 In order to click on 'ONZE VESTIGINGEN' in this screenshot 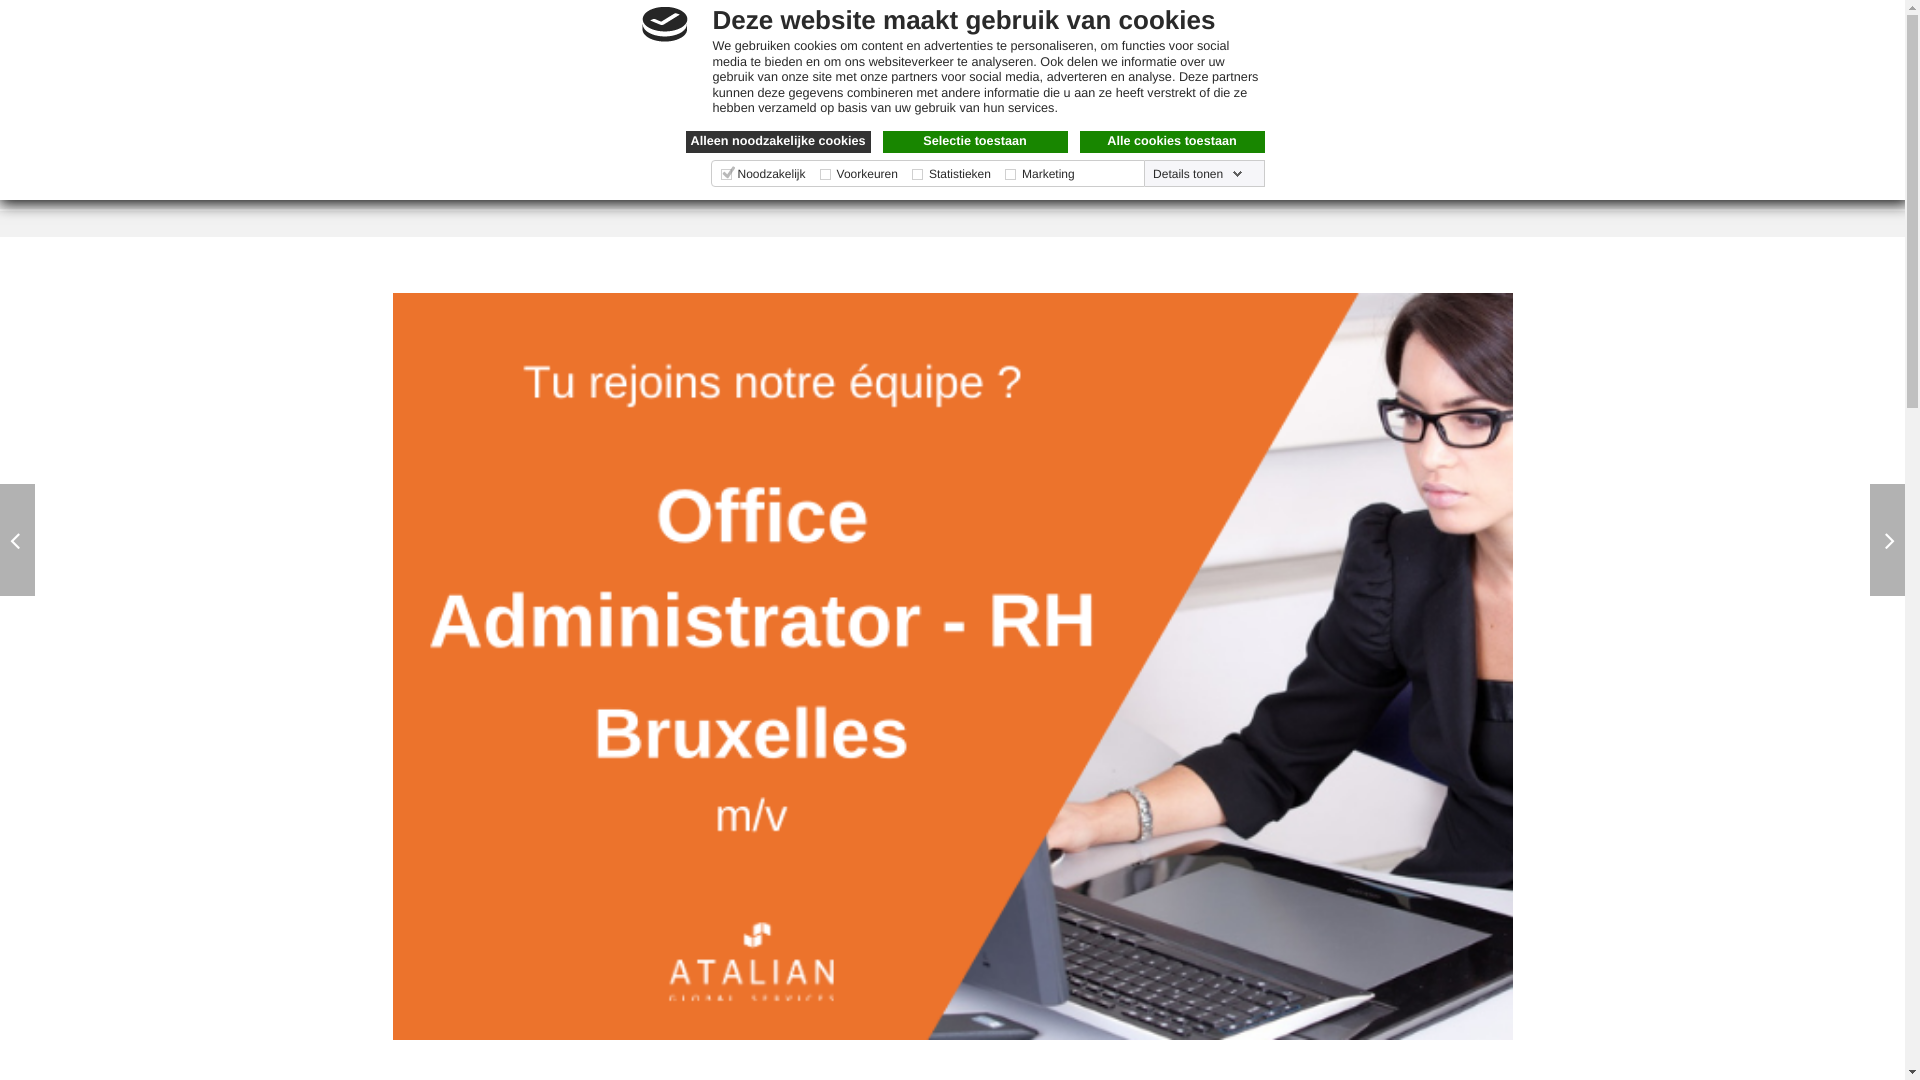, I will do `click(1088, 148)`.